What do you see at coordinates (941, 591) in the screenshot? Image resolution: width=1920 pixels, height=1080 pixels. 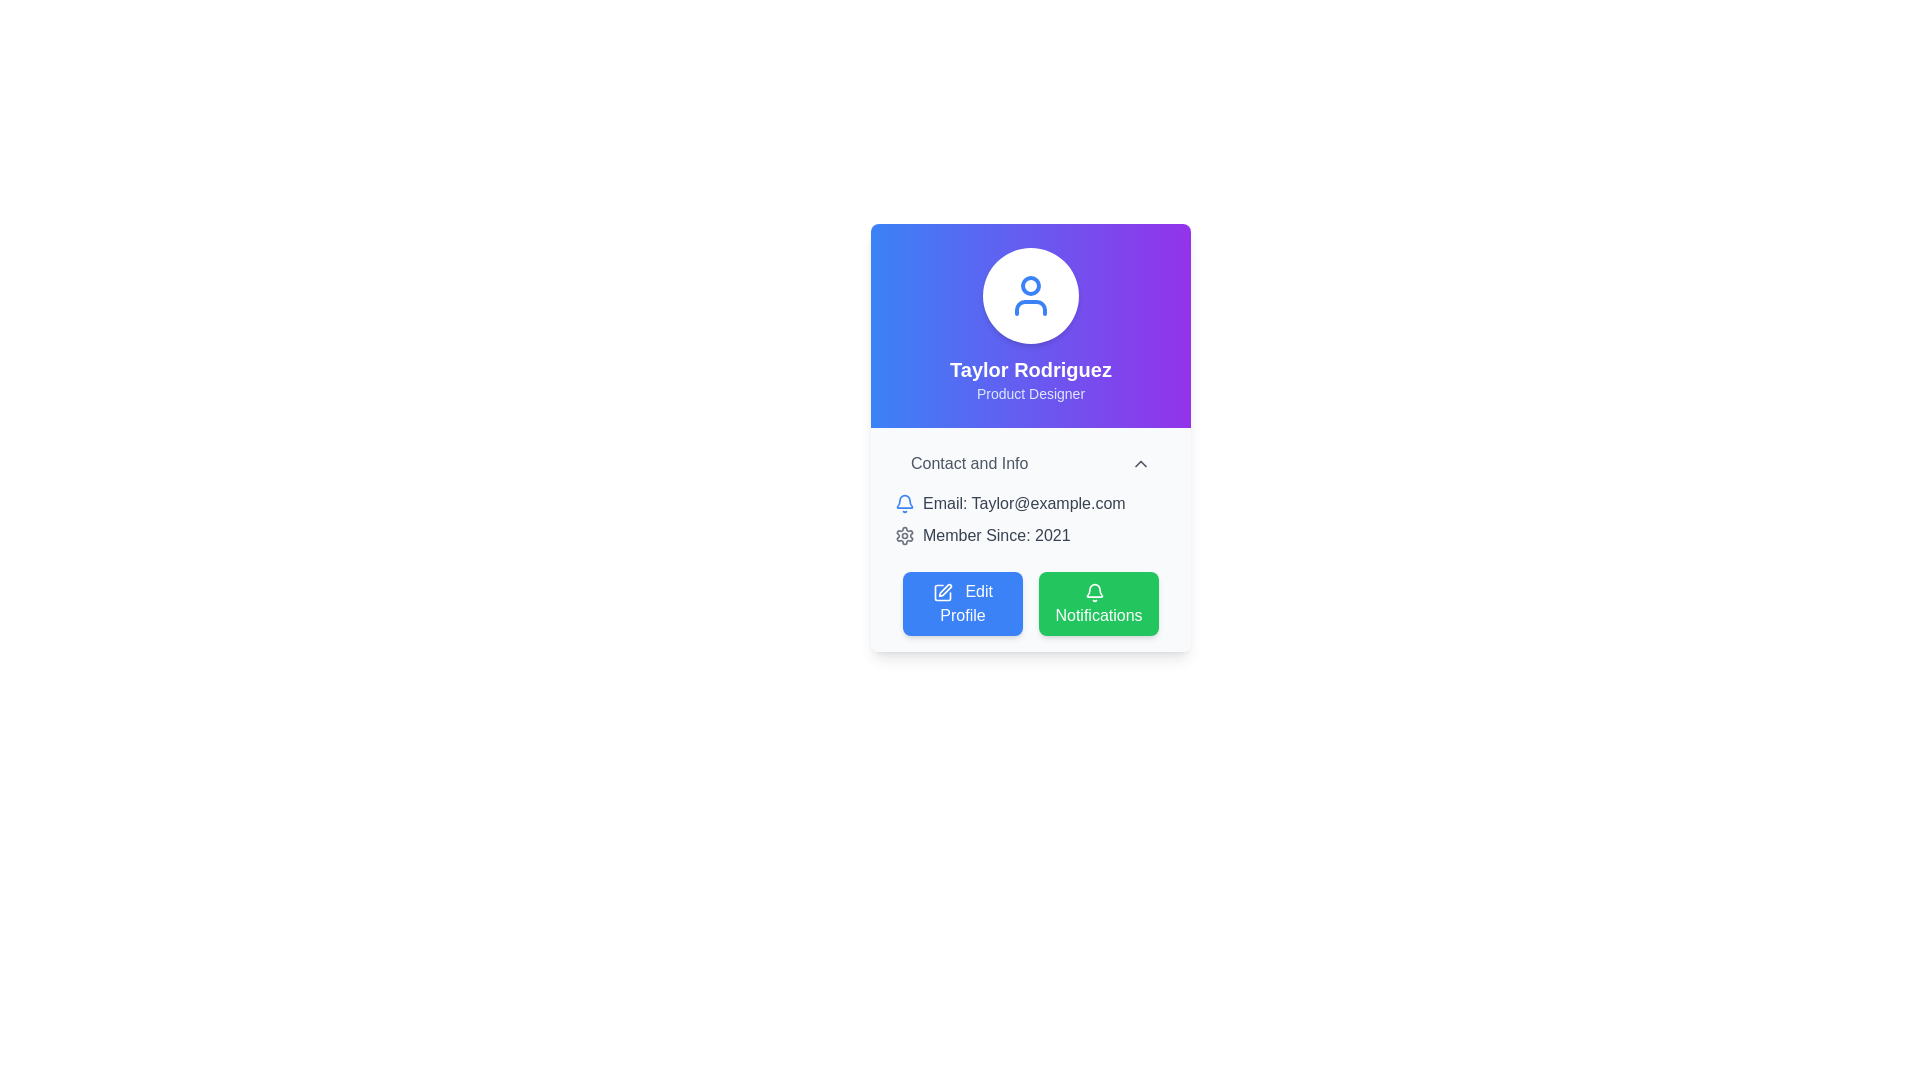 I see `the 'Edit Profile' icon located on the left side of the 'Edit Profile' button at the lower left part of the profile card` at bounding box center [941, 591].